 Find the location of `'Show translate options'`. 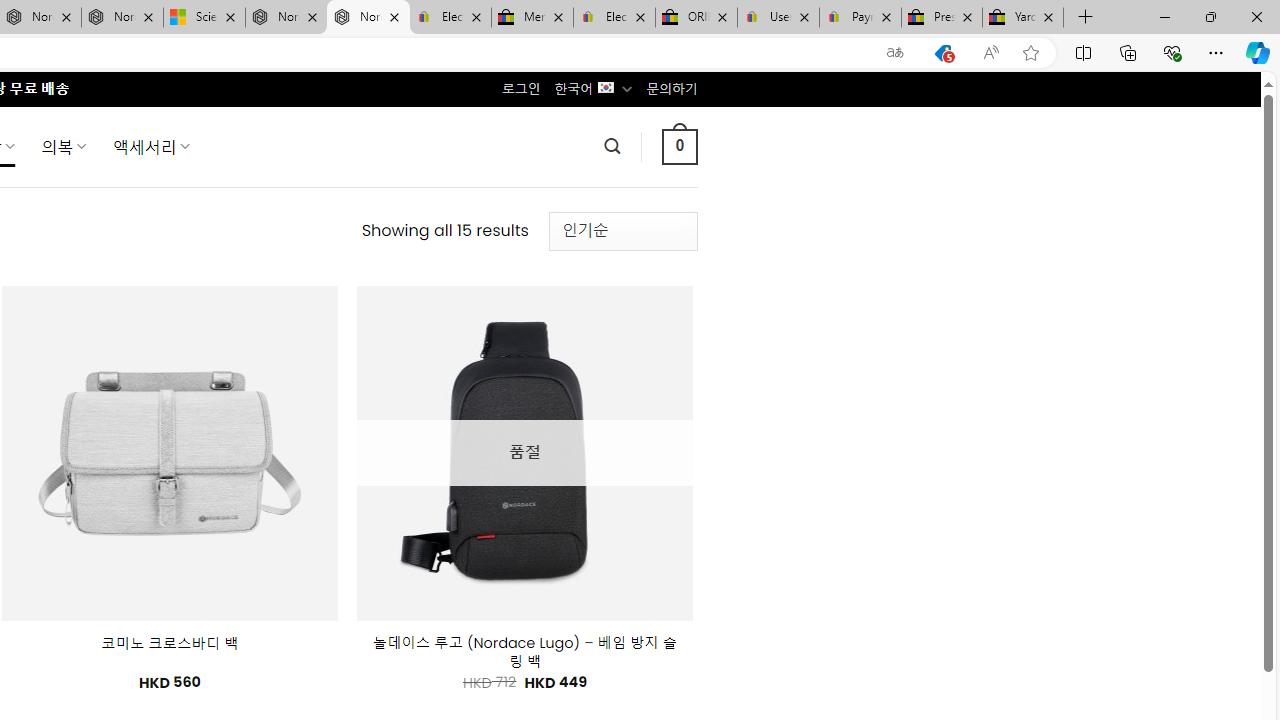

'Show translate options' is located at coordinates (894, 52).